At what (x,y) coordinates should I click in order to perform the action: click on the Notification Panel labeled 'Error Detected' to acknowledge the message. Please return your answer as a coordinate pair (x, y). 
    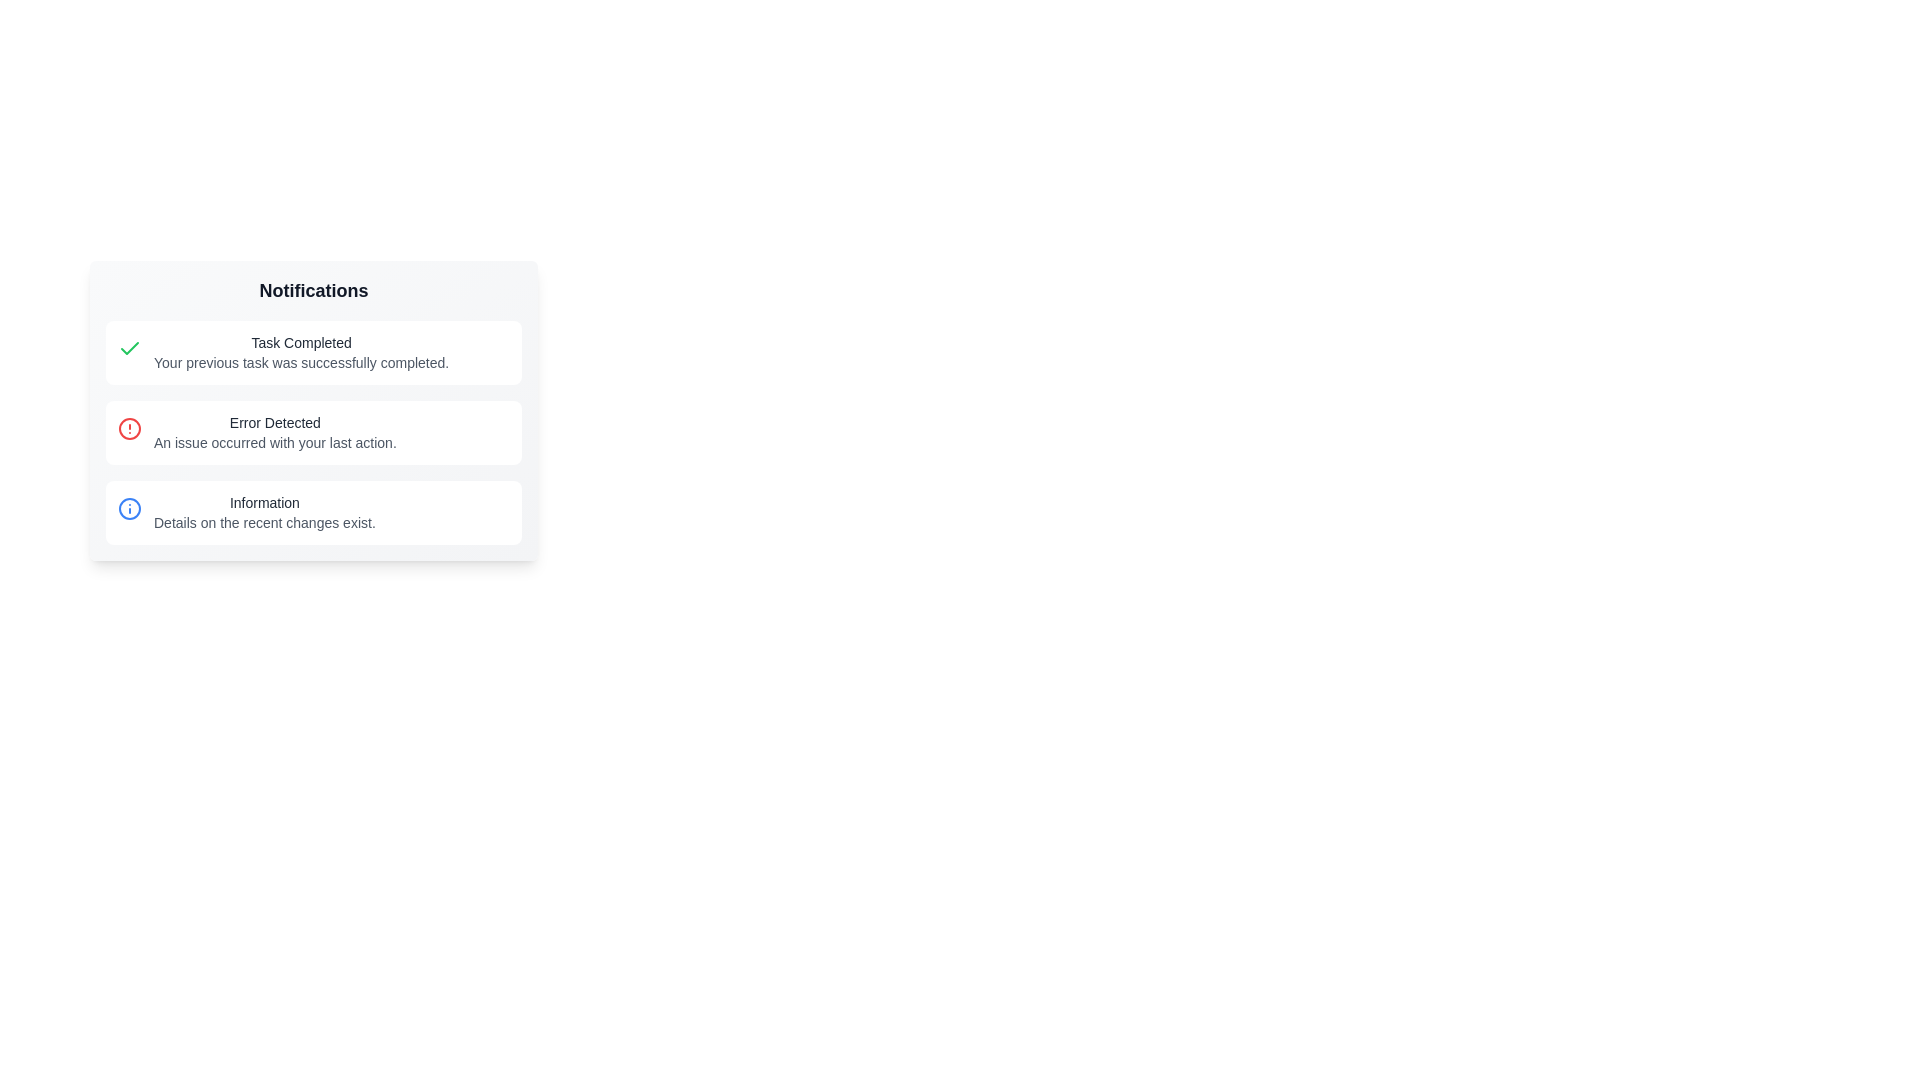
    Looking at the image, I should click on (312, 410).